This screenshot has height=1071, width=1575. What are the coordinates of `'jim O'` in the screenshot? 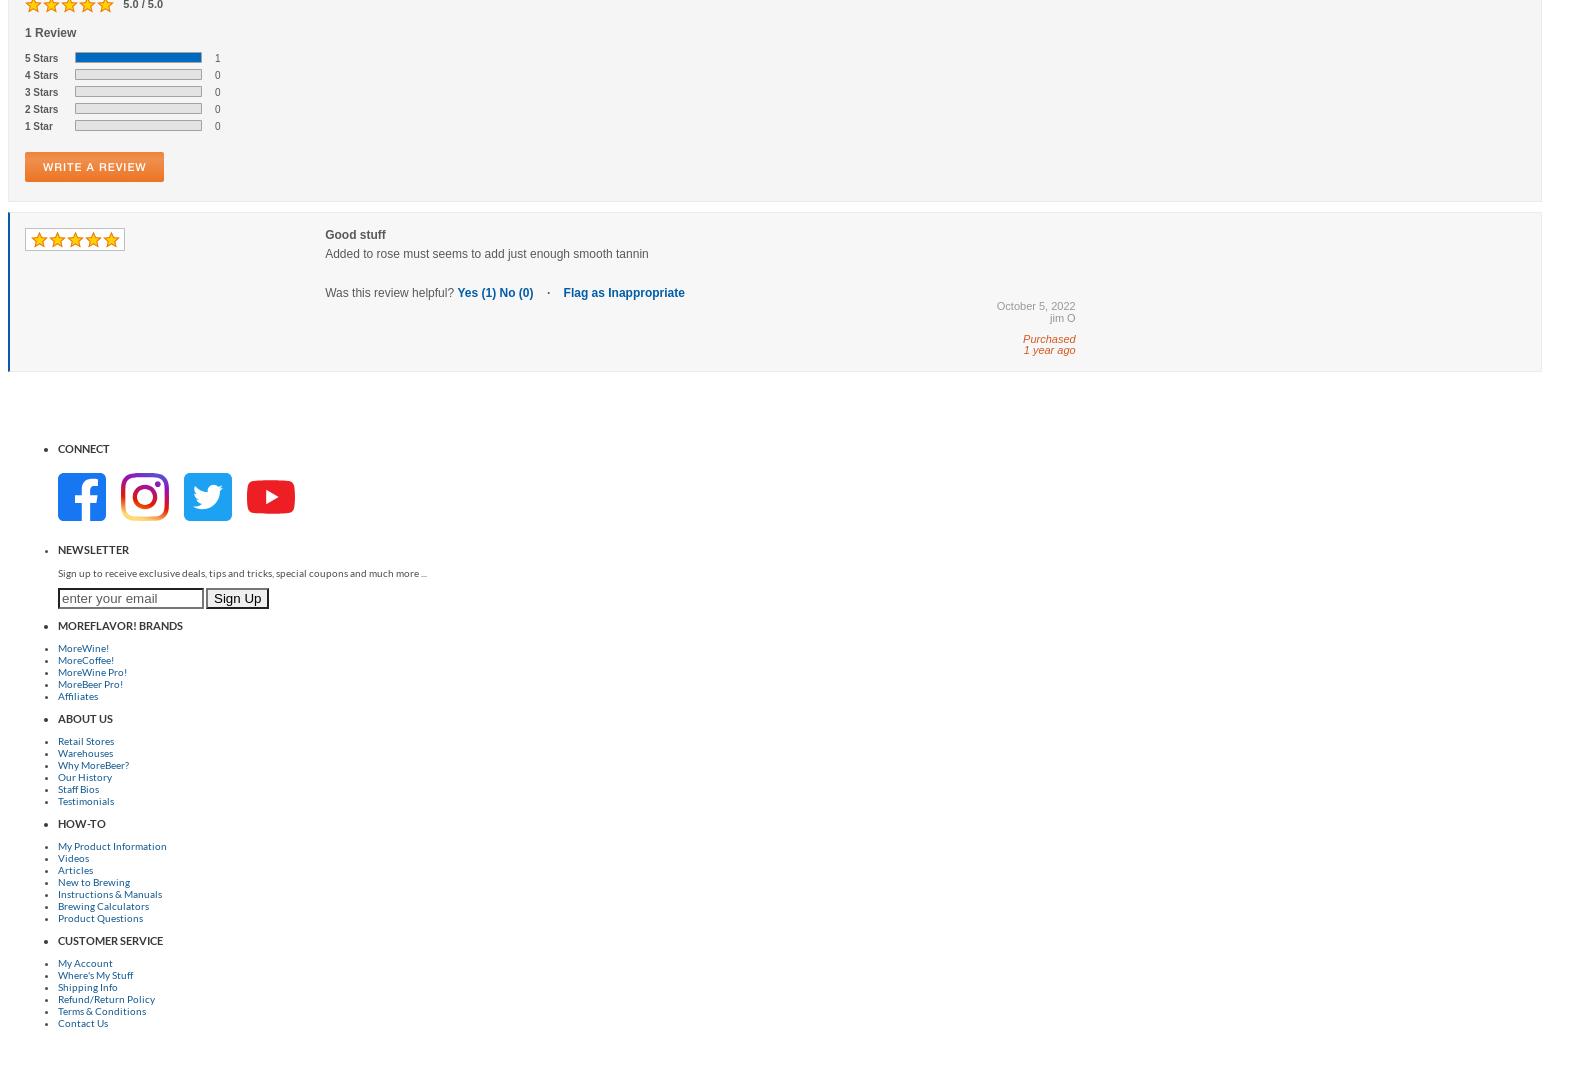 It's located at (1062, 316).